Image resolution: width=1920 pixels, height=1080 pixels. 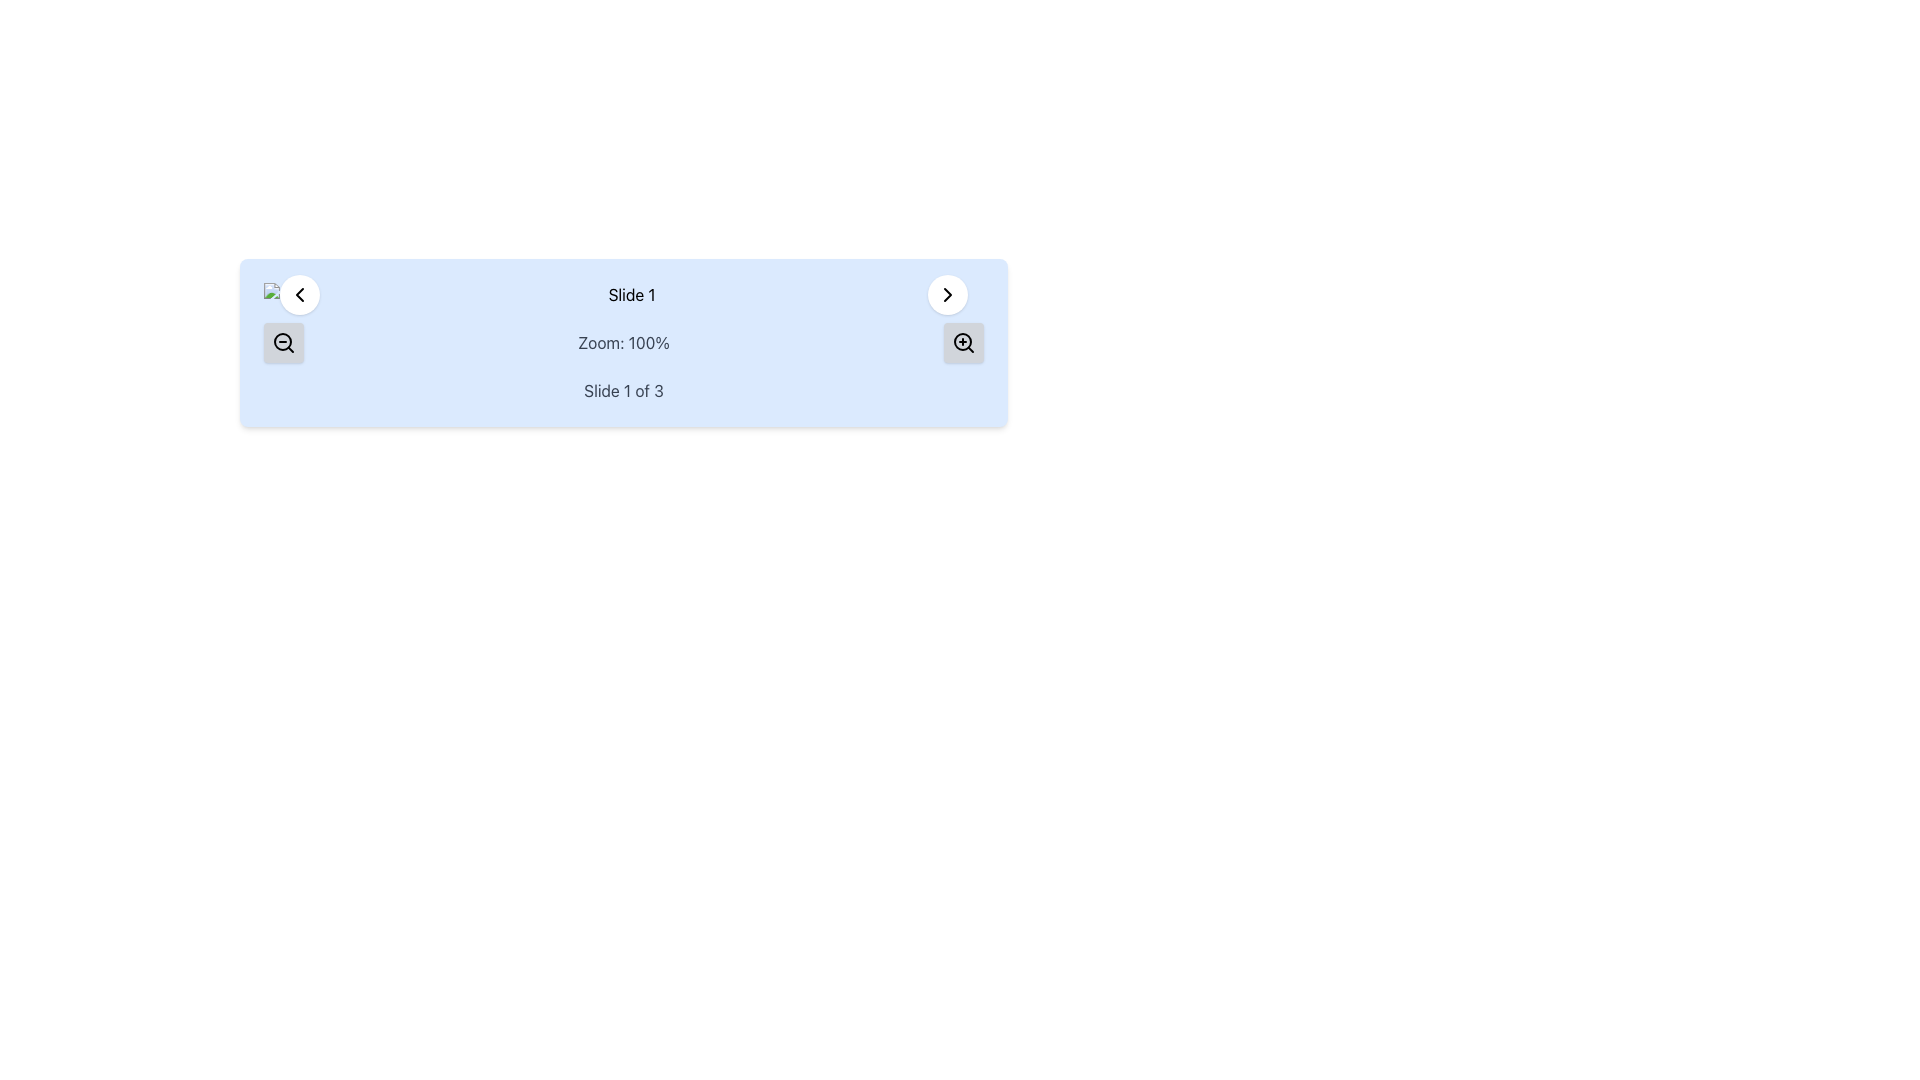 What do you see at coordinates (947, 294) in the screenshot?
I see `the right navigation button of the carousel, which is a circular button with a white background and a black rightward chevron icon` at bounding box center [947, 294].